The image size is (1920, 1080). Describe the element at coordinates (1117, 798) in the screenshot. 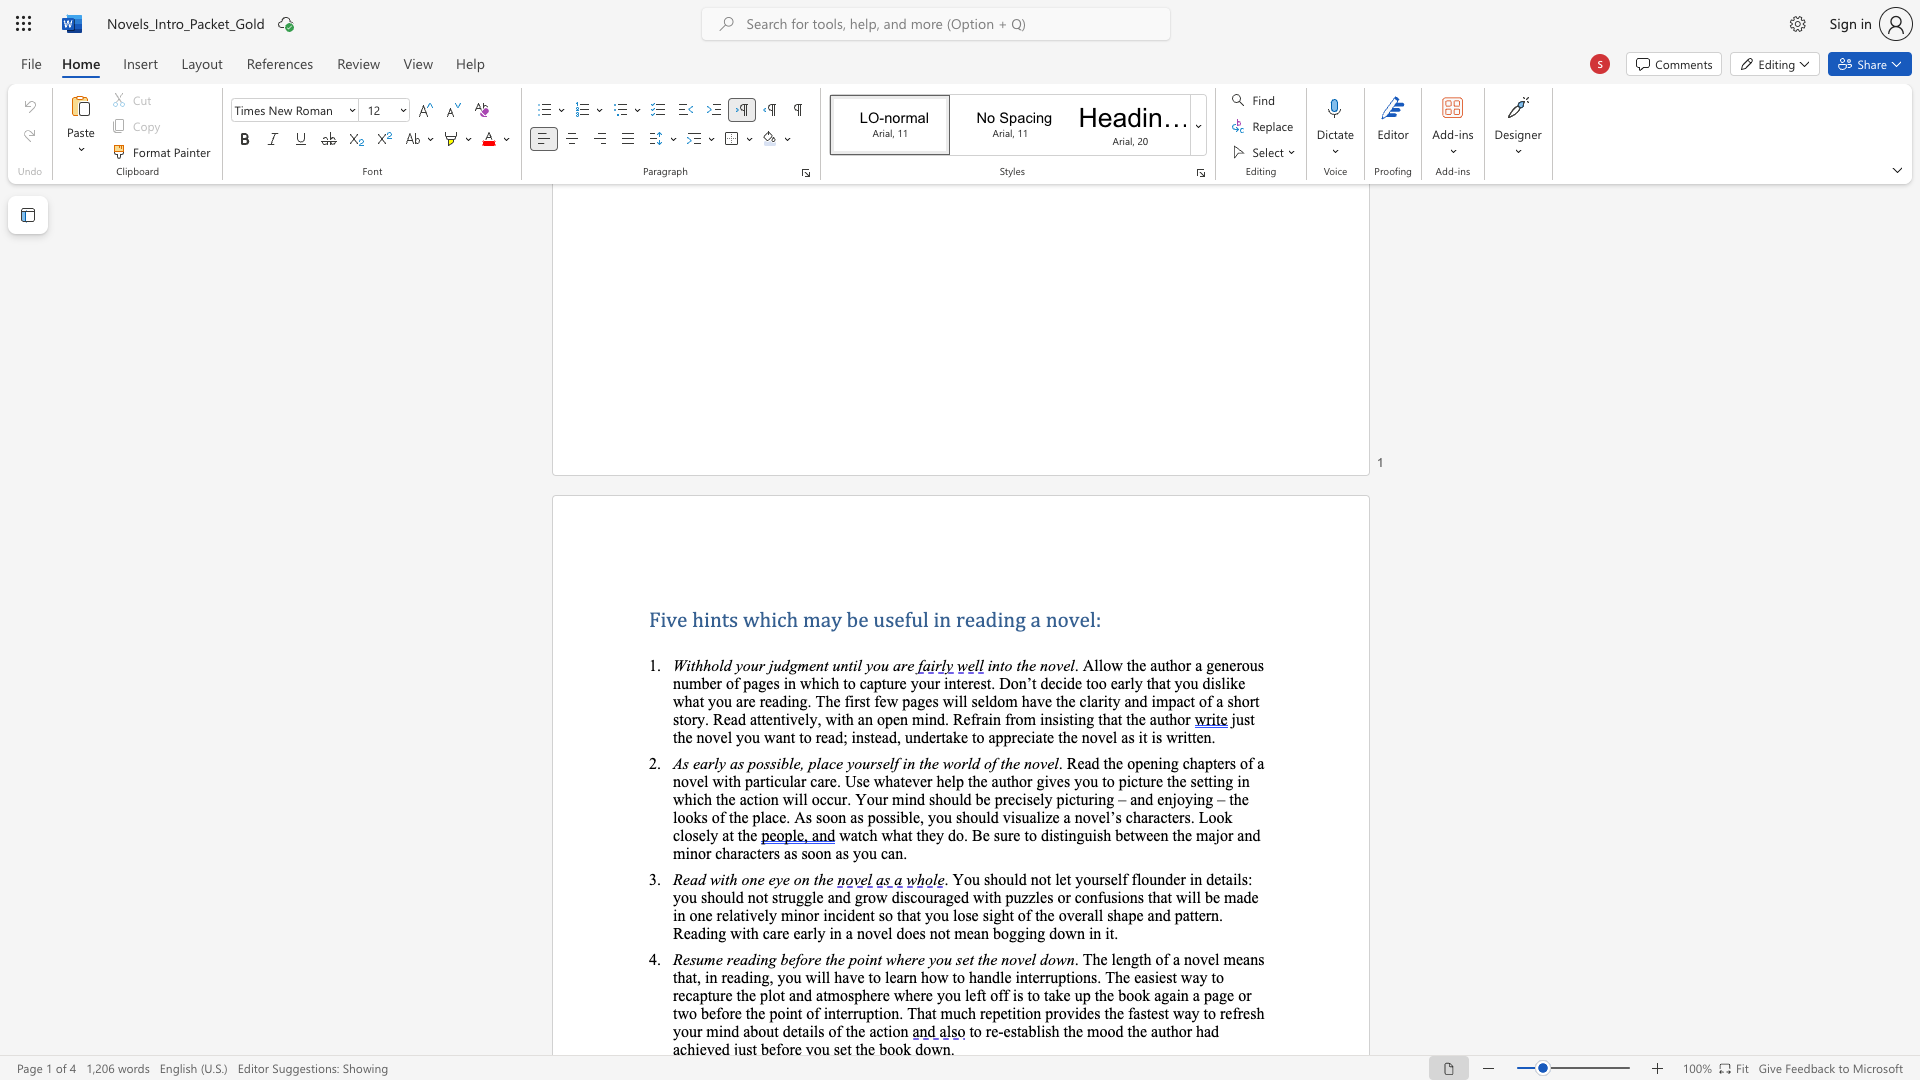

I see `the subset text "– and enjoying – the looks of the place. As soo" within the text ". Read the opening chapters of a novel with particular care. Use whatever help the author gives you to picture the setting in which the action will occur. Your mind should be precisely picturing – and enjoying – the looks of the place. As soon as possible, you should visualize a novel’s characters. Look closely at the"` at that location.